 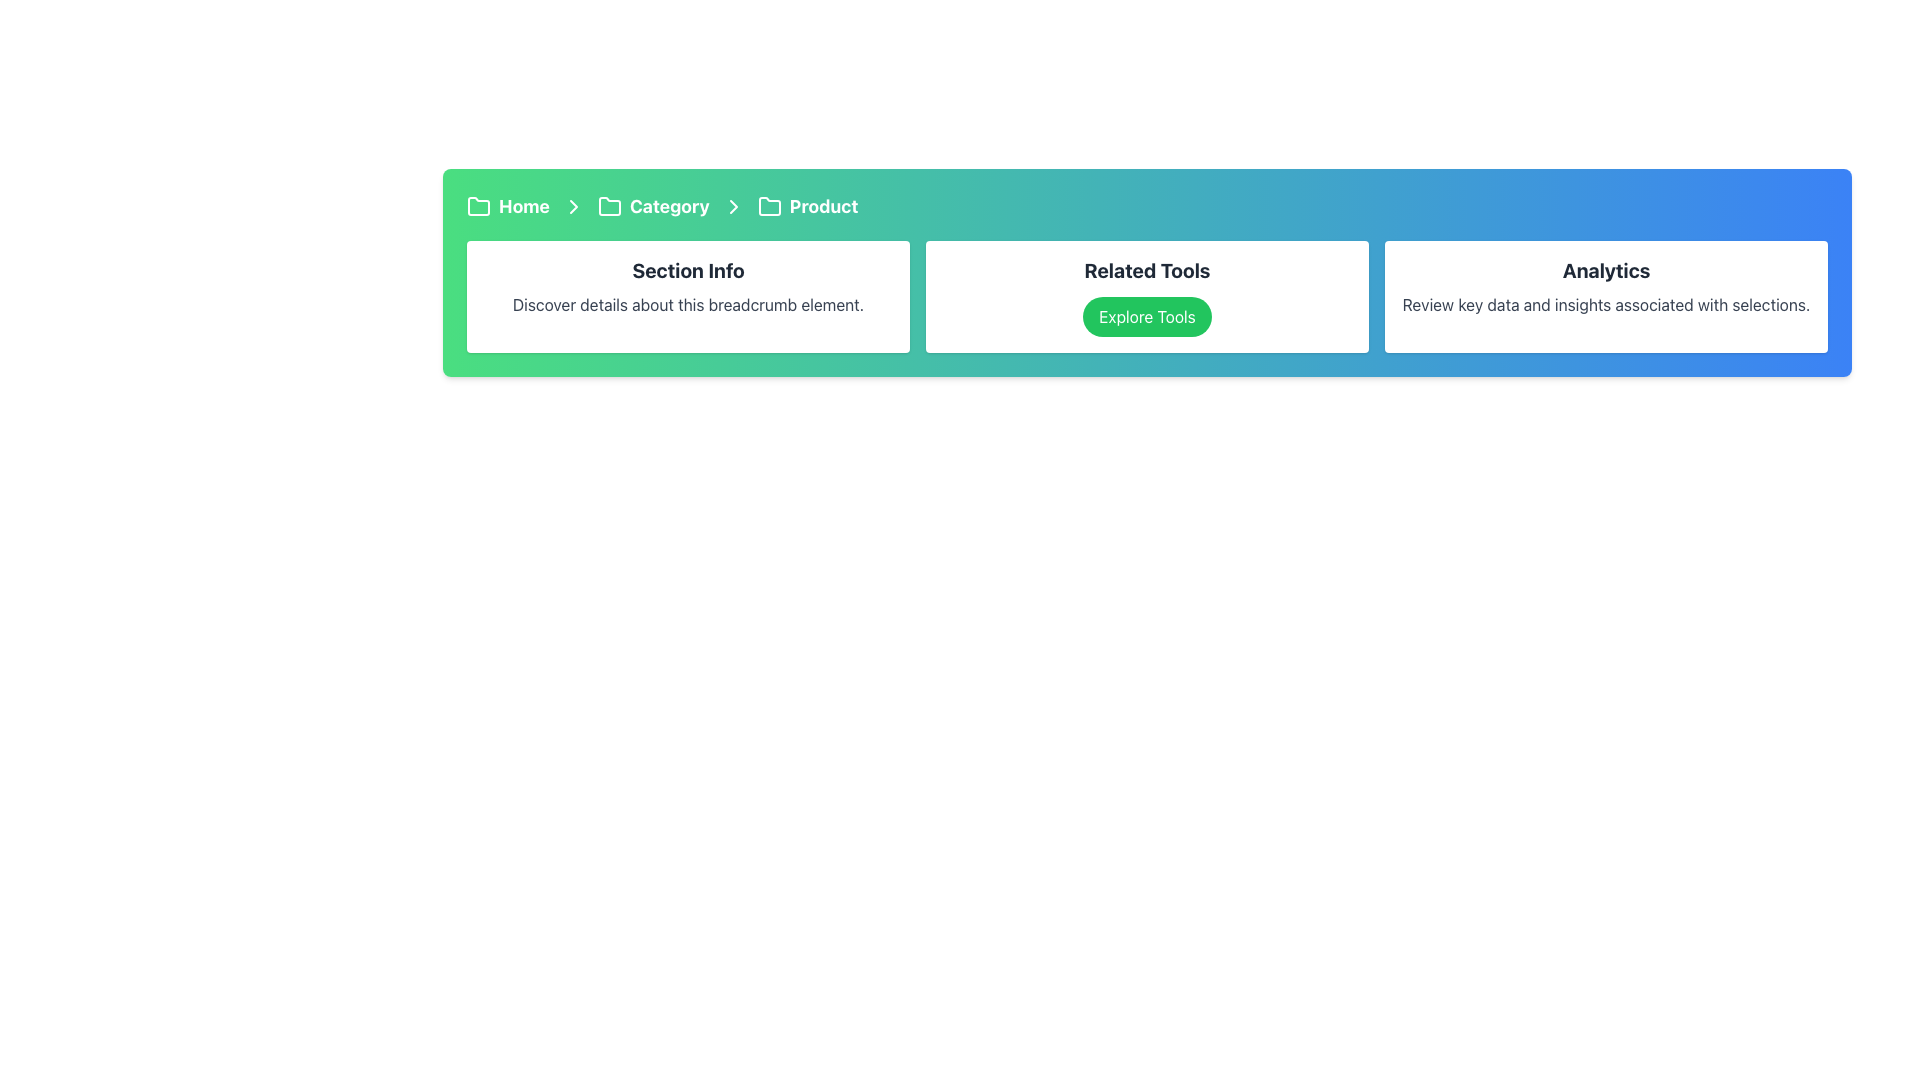 What do you see at coordinates (572, 207) in the screenshot?
I see `the chevron arrow icon in the breadcrumb navigation bar, which visually separates the 'Home' and 'Category' labels, located at the upper section of the interface` at bounding box center [572, 207].